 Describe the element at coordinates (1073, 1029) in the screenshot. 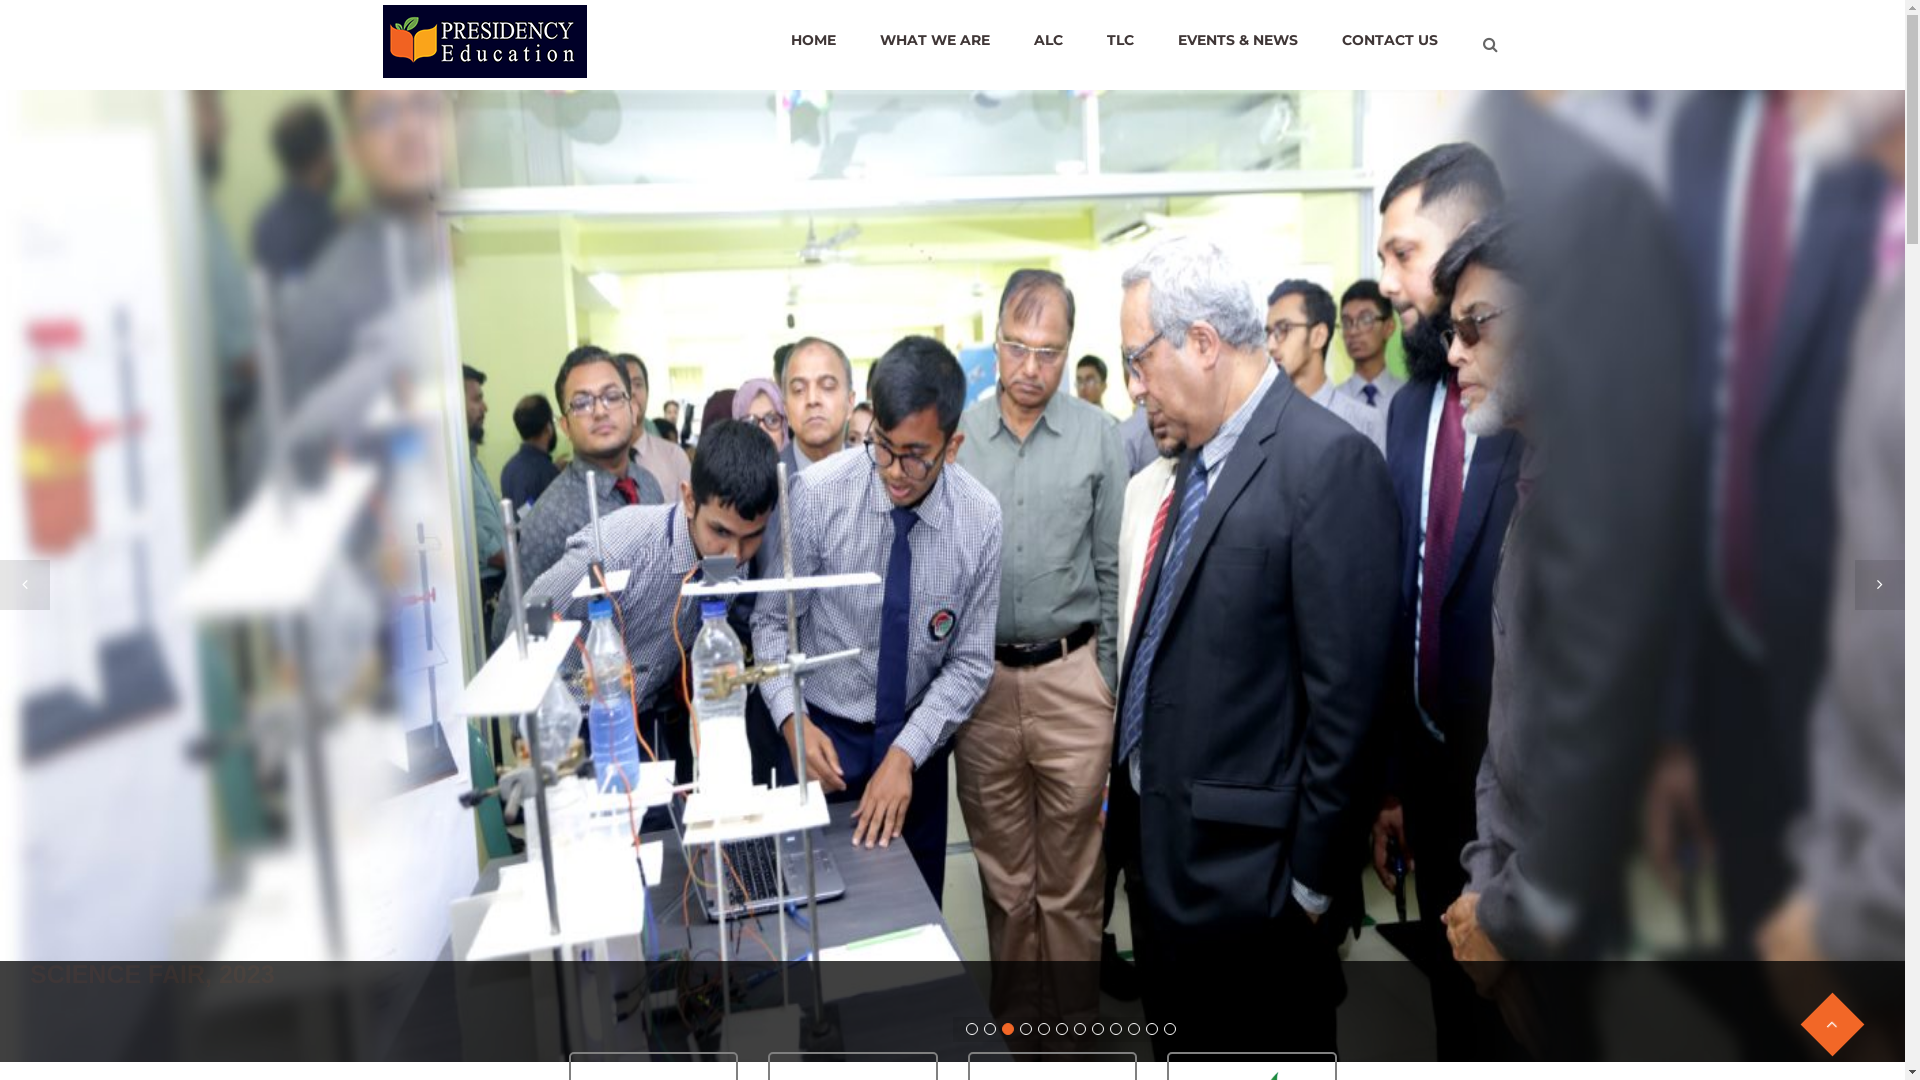

I see `'7'` at that location.